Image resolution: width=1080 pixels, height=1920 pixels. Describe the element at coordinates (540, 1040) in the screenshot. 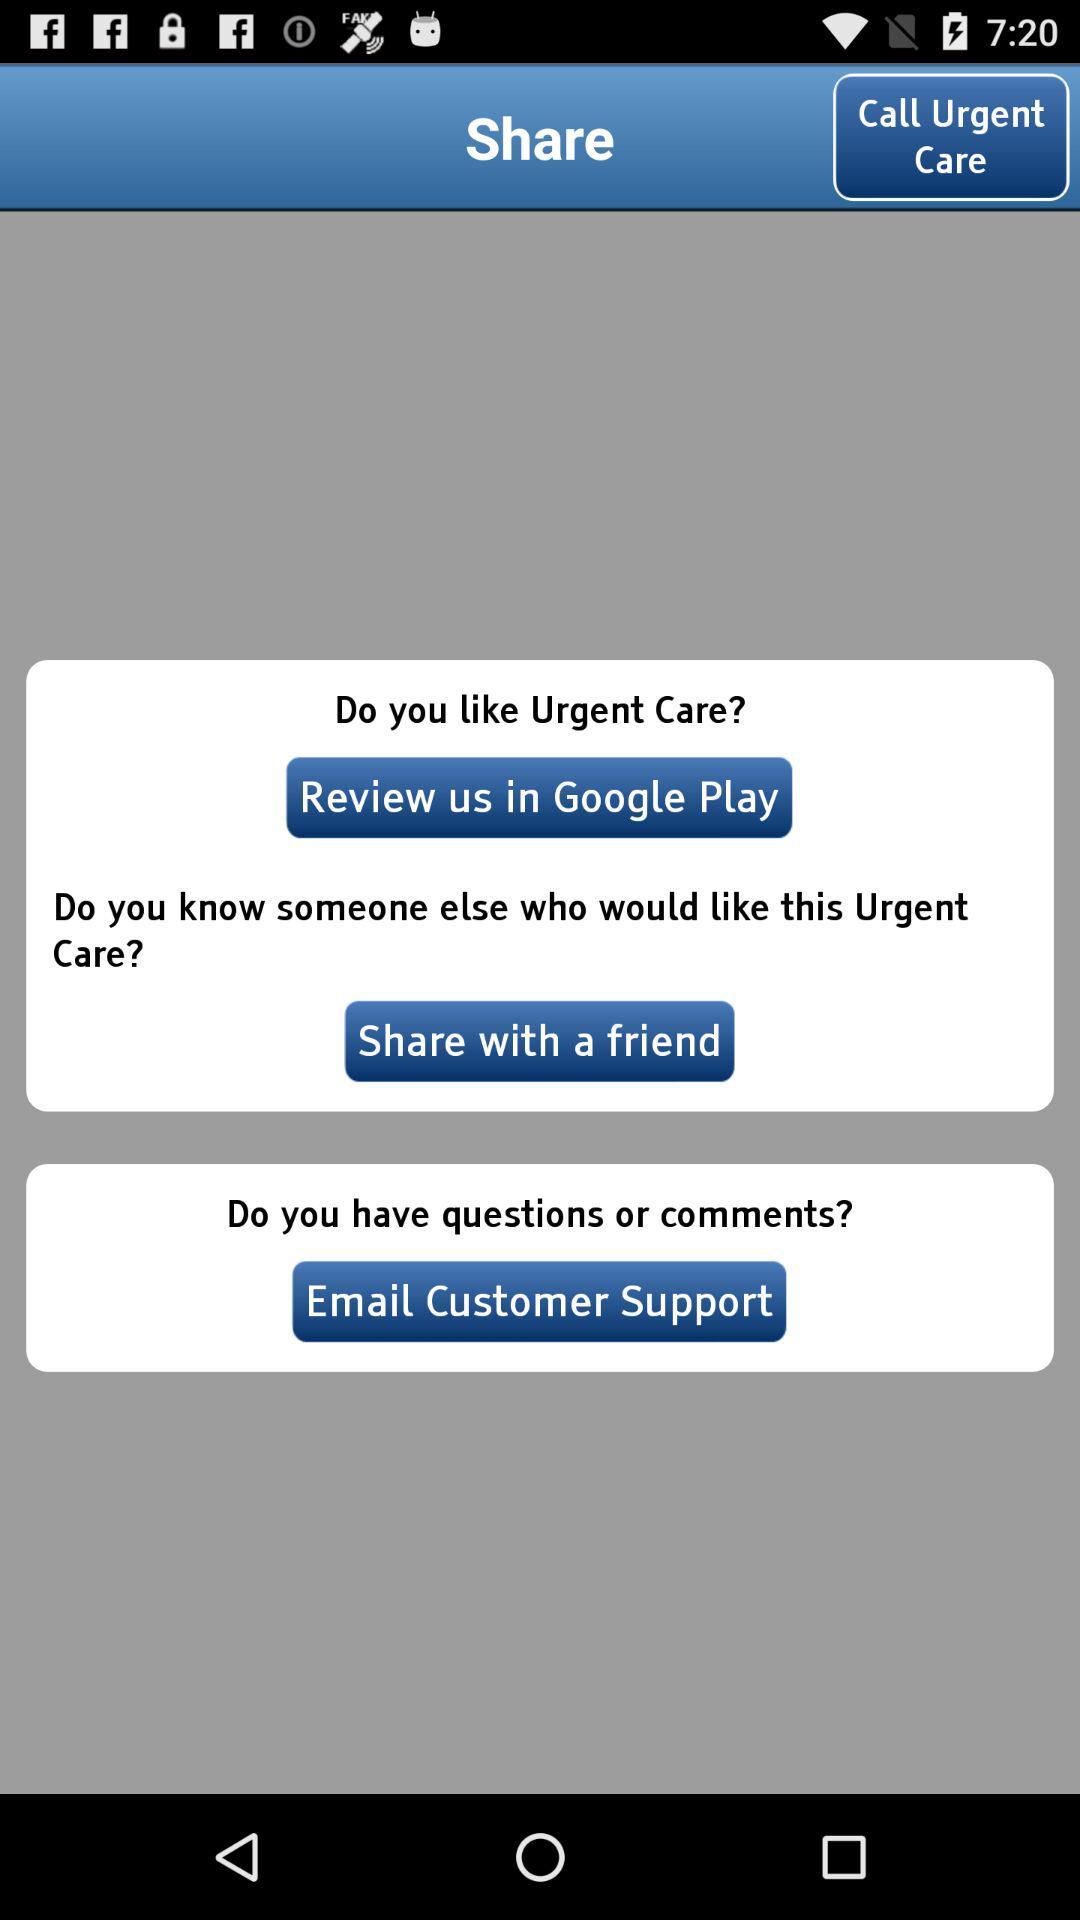

I see `the icon above the do you have icon` at that location.